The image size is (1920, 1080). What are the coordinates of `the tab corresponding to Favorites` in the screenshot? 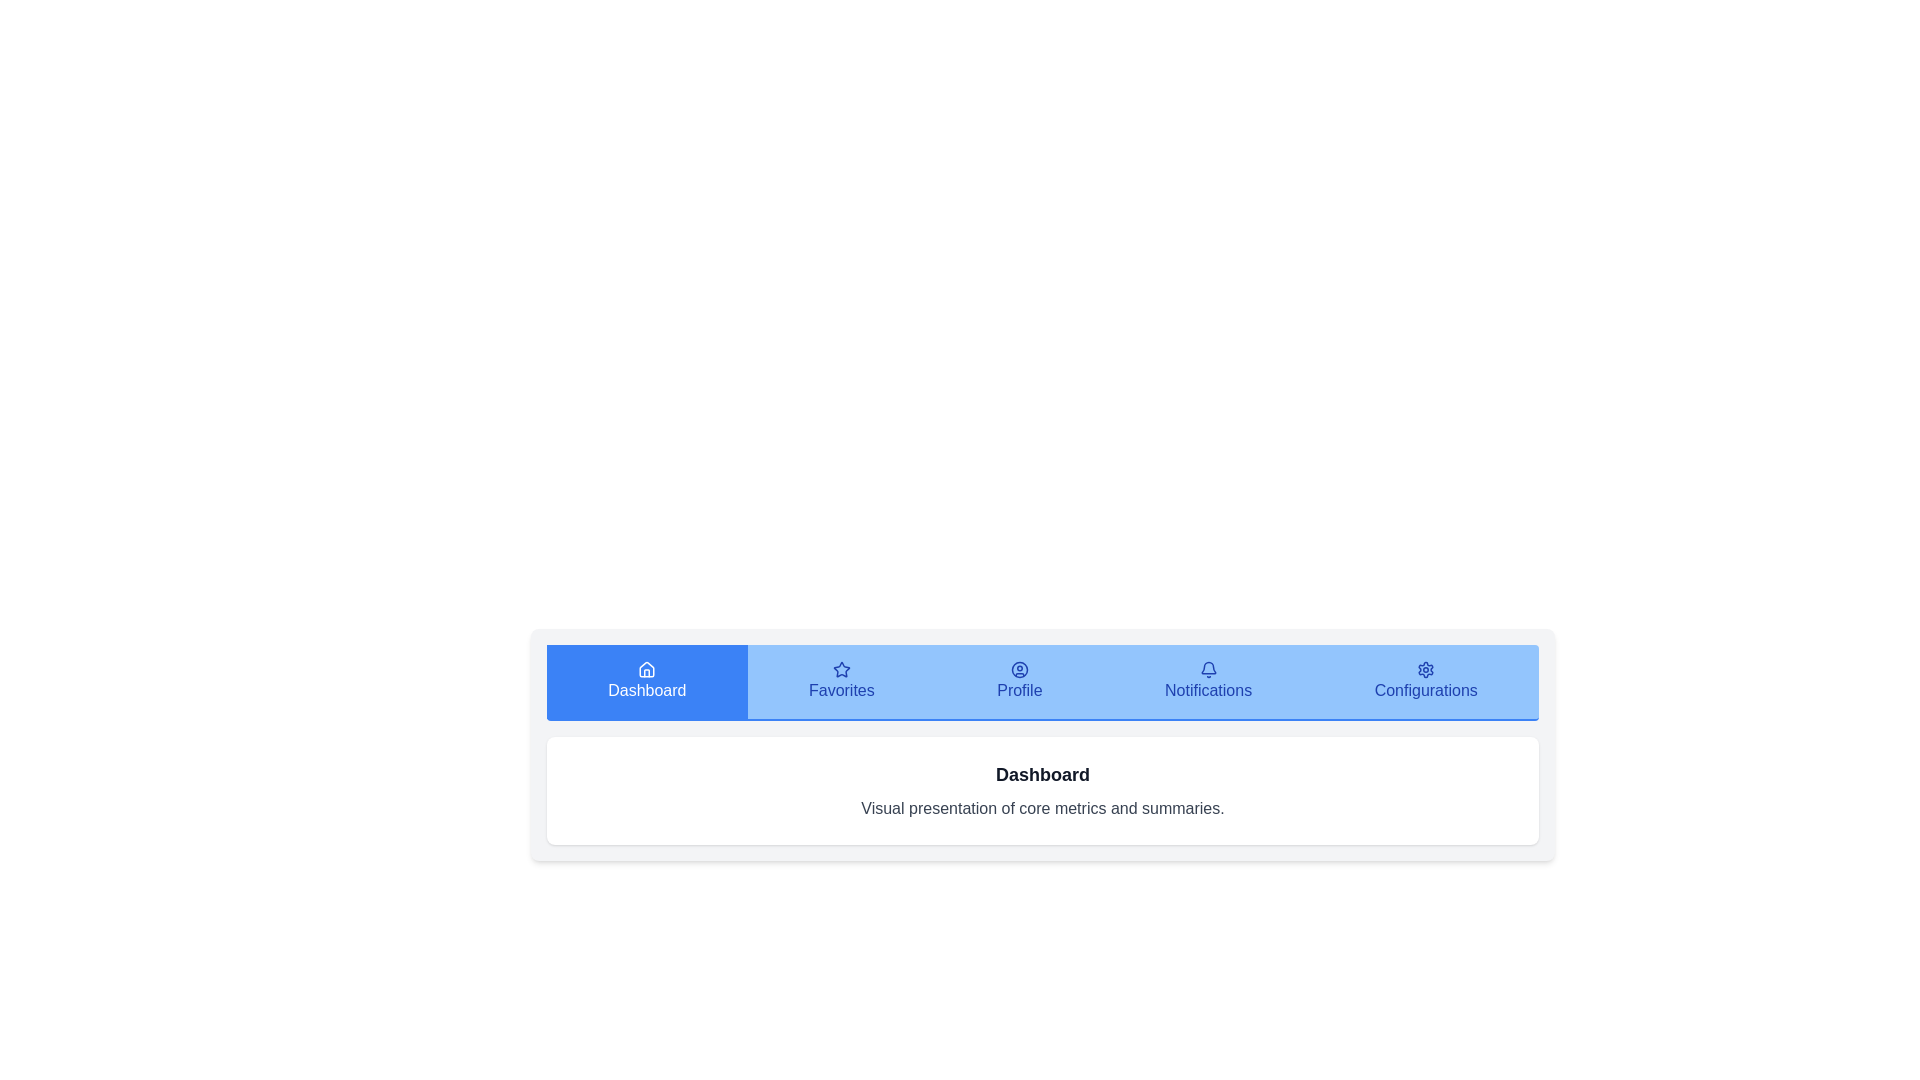 It's located at (840, 681).